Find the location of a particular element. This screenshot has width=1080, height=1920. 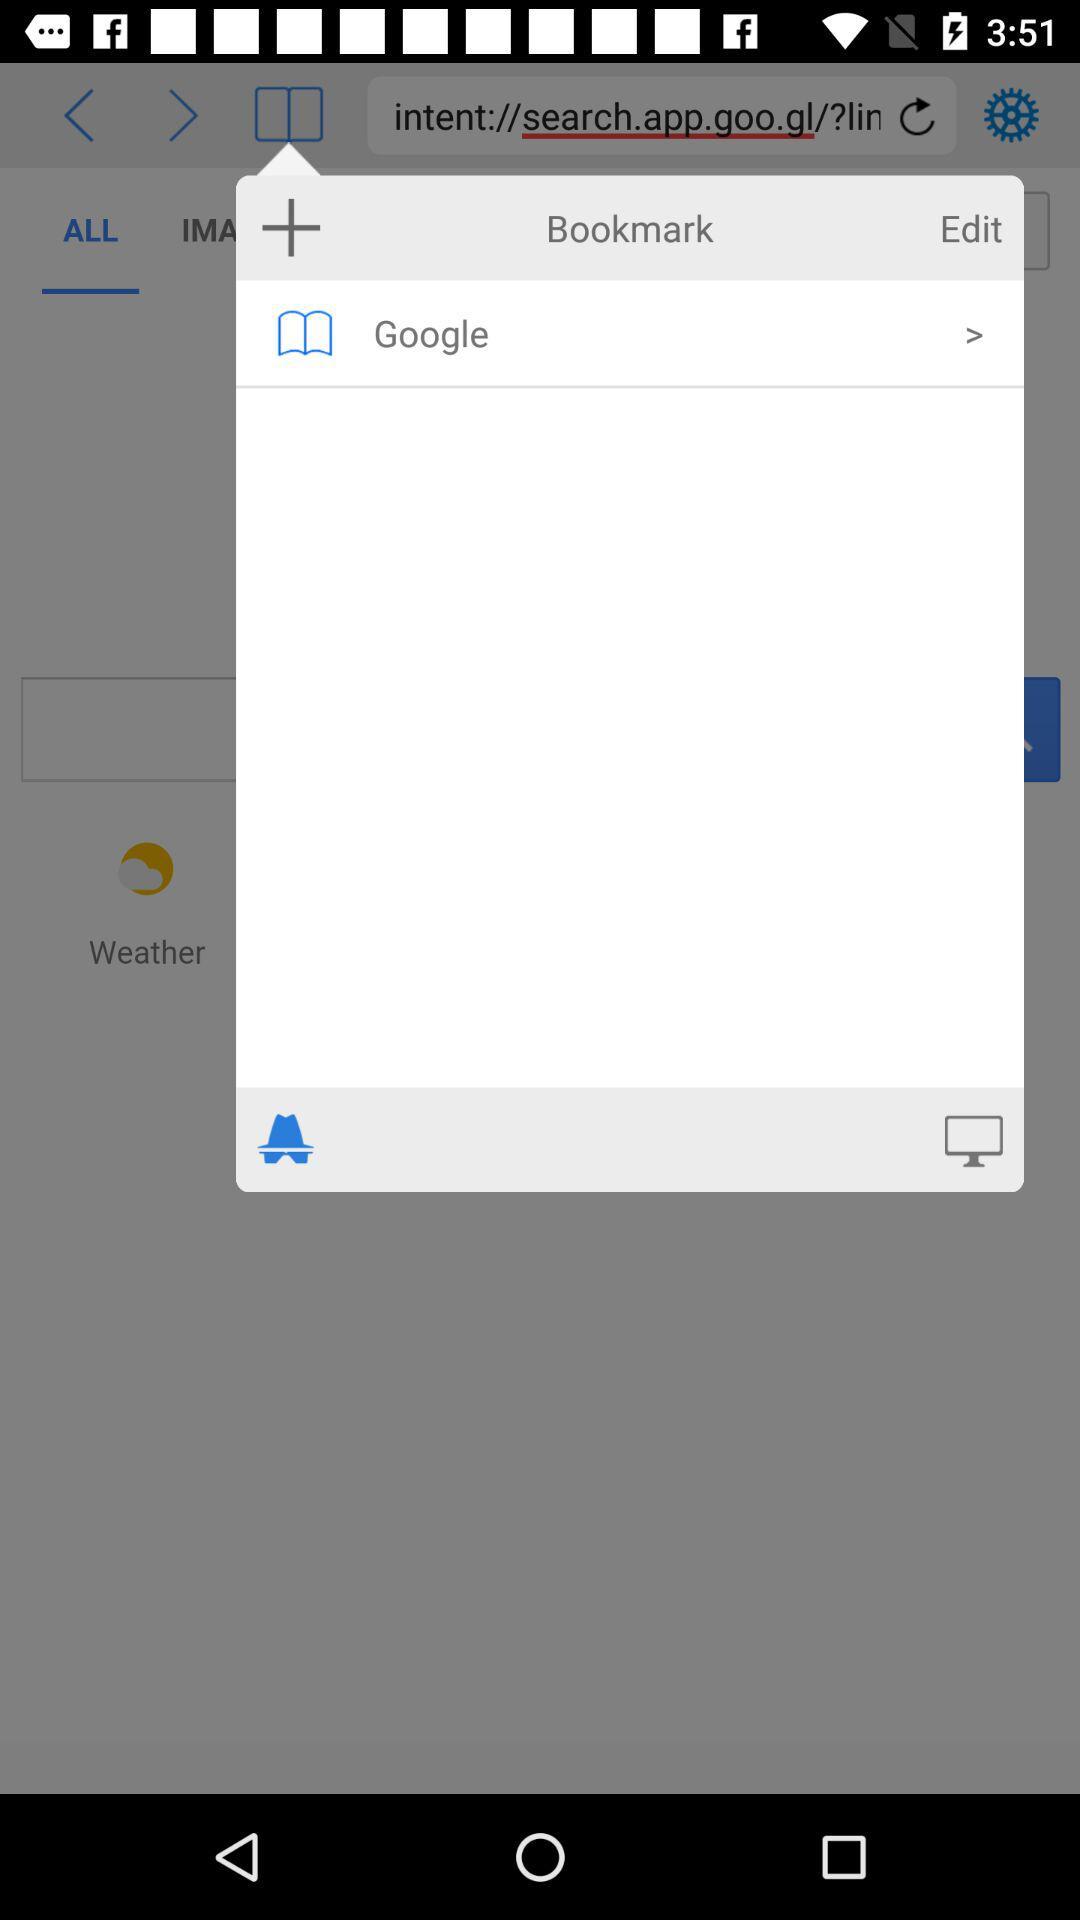

the google is located at coordinates (655, 332).